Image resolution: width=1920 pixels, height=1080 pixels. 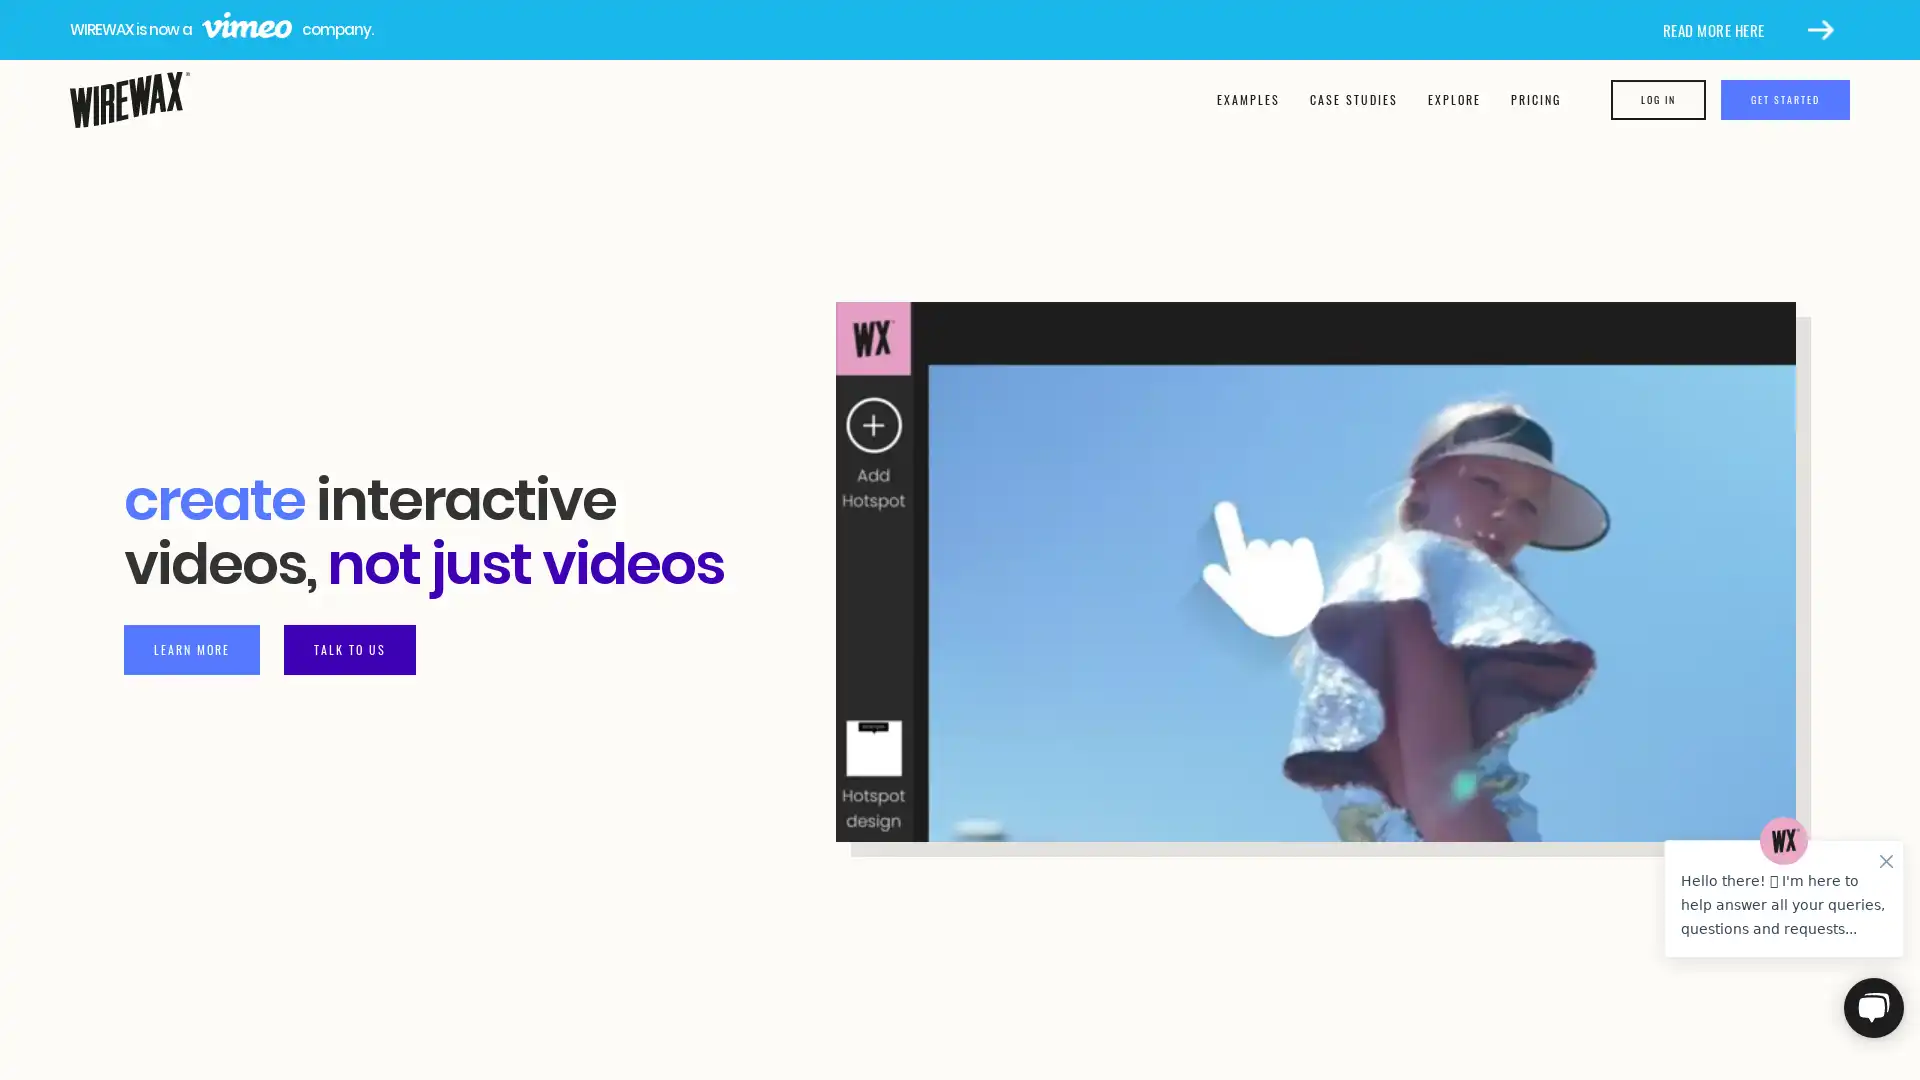 What do you see at coordinates (350, 648) in the screenshot?
I see `TALK TO US` at bounding box center [350, 648].